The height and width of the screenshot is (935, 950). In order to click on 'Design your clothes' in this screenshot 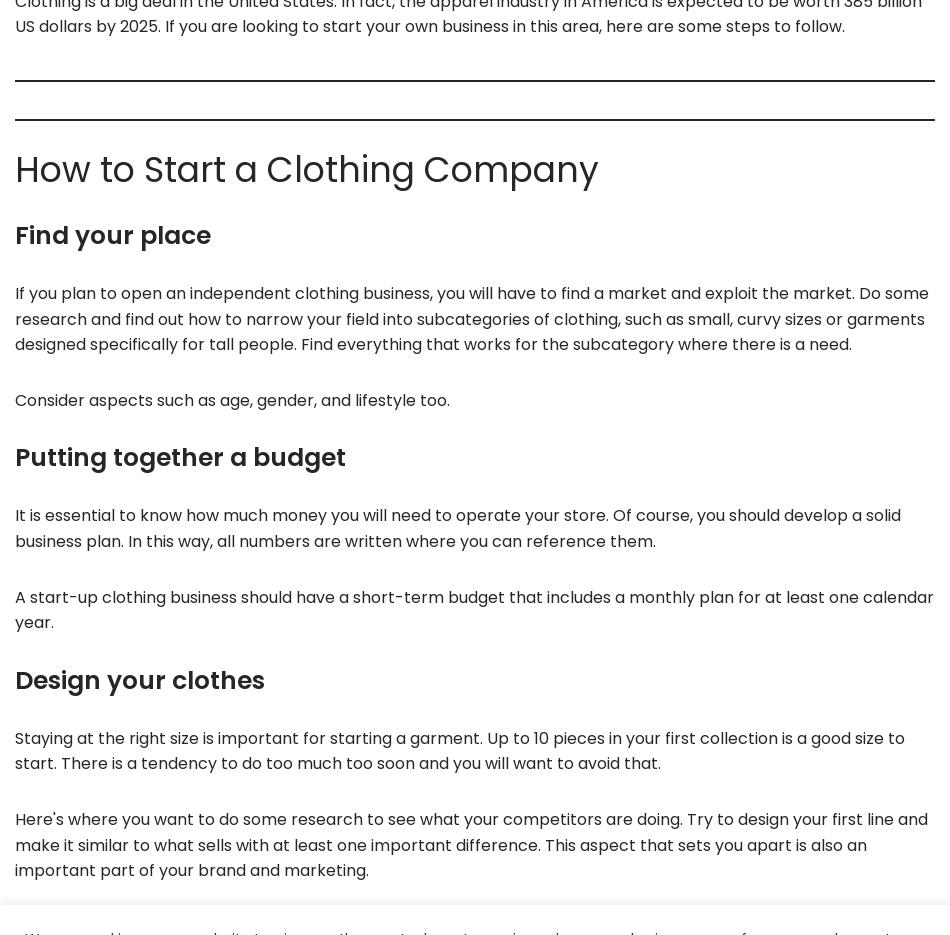, I will do `click(140, 679)`.